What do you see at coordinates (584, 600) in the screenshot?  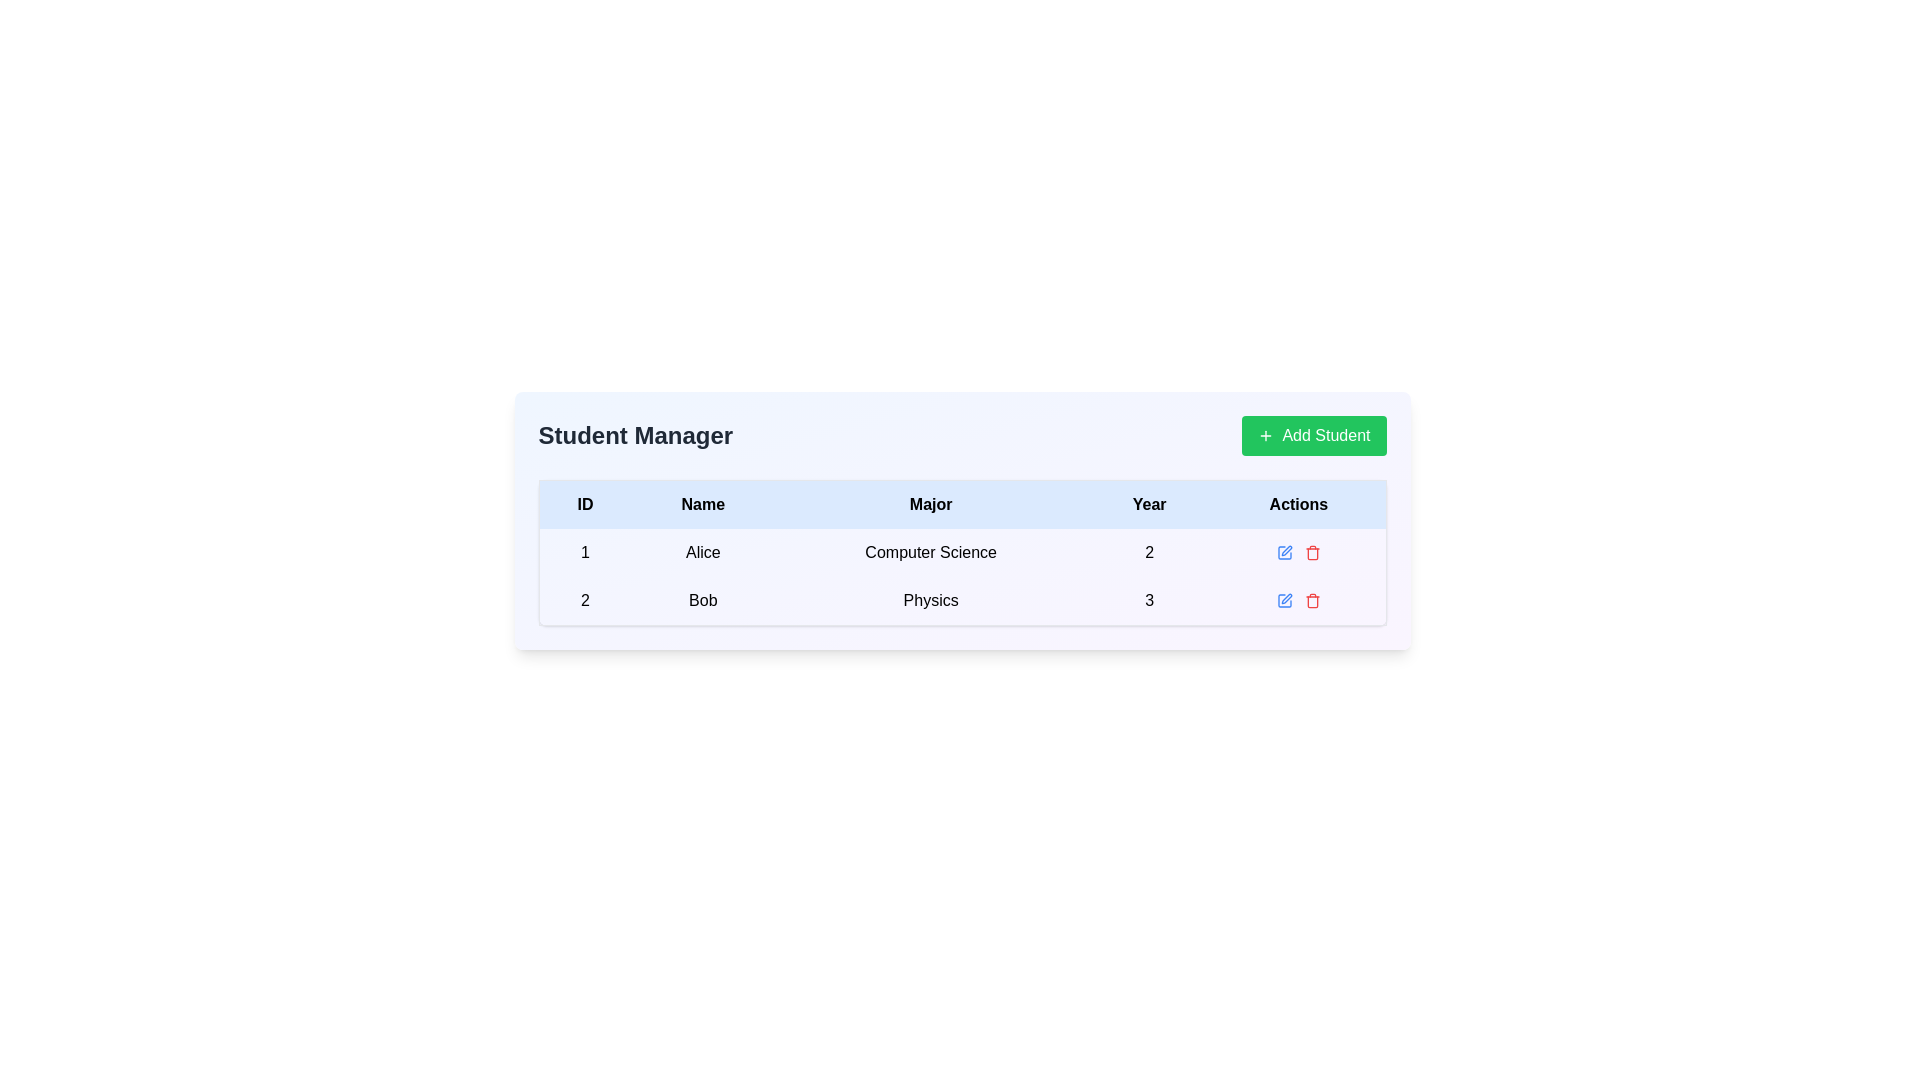 I see `the text block displaying the number '2', which is bold and black, centered in the first column of the second row, serving as the ID for the entry 'Bob'` at bounding box center [584, 600].